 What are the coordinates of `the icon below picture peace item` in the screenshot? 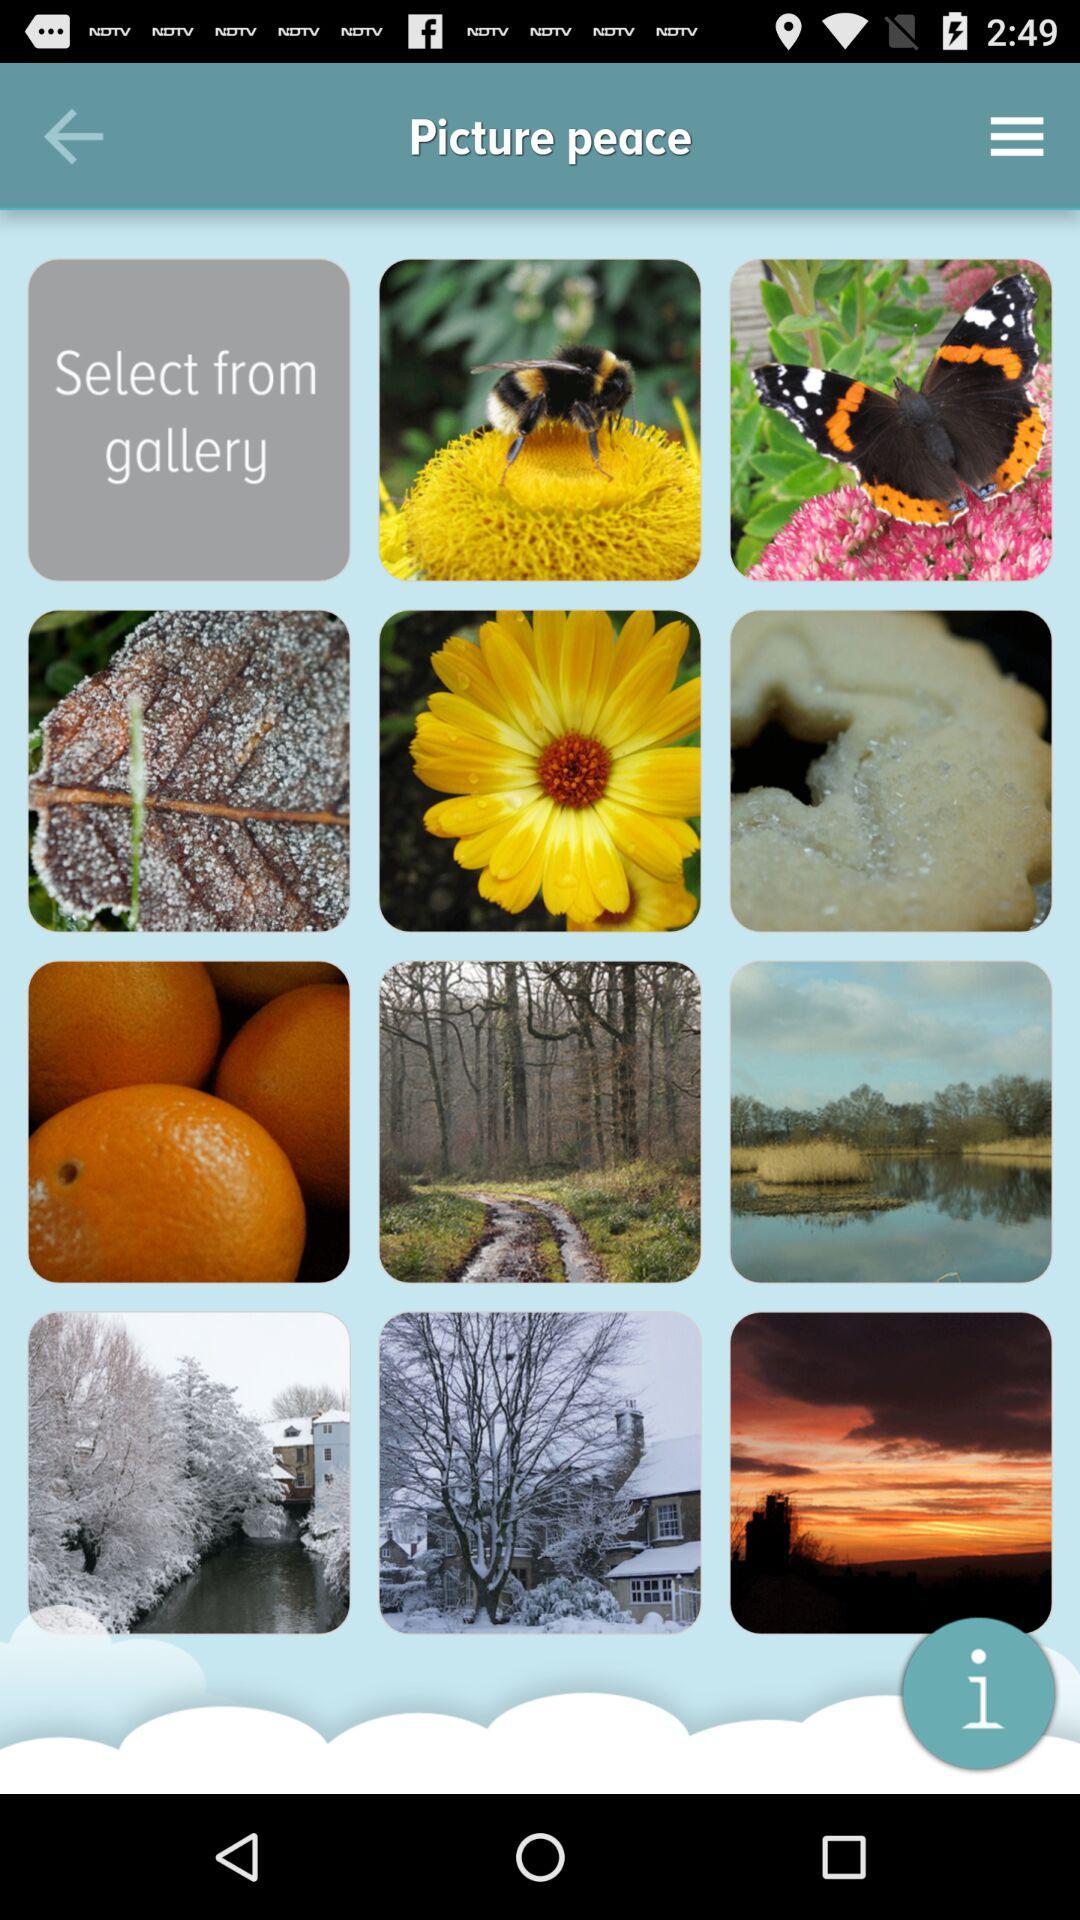 It's located at (540, 419).